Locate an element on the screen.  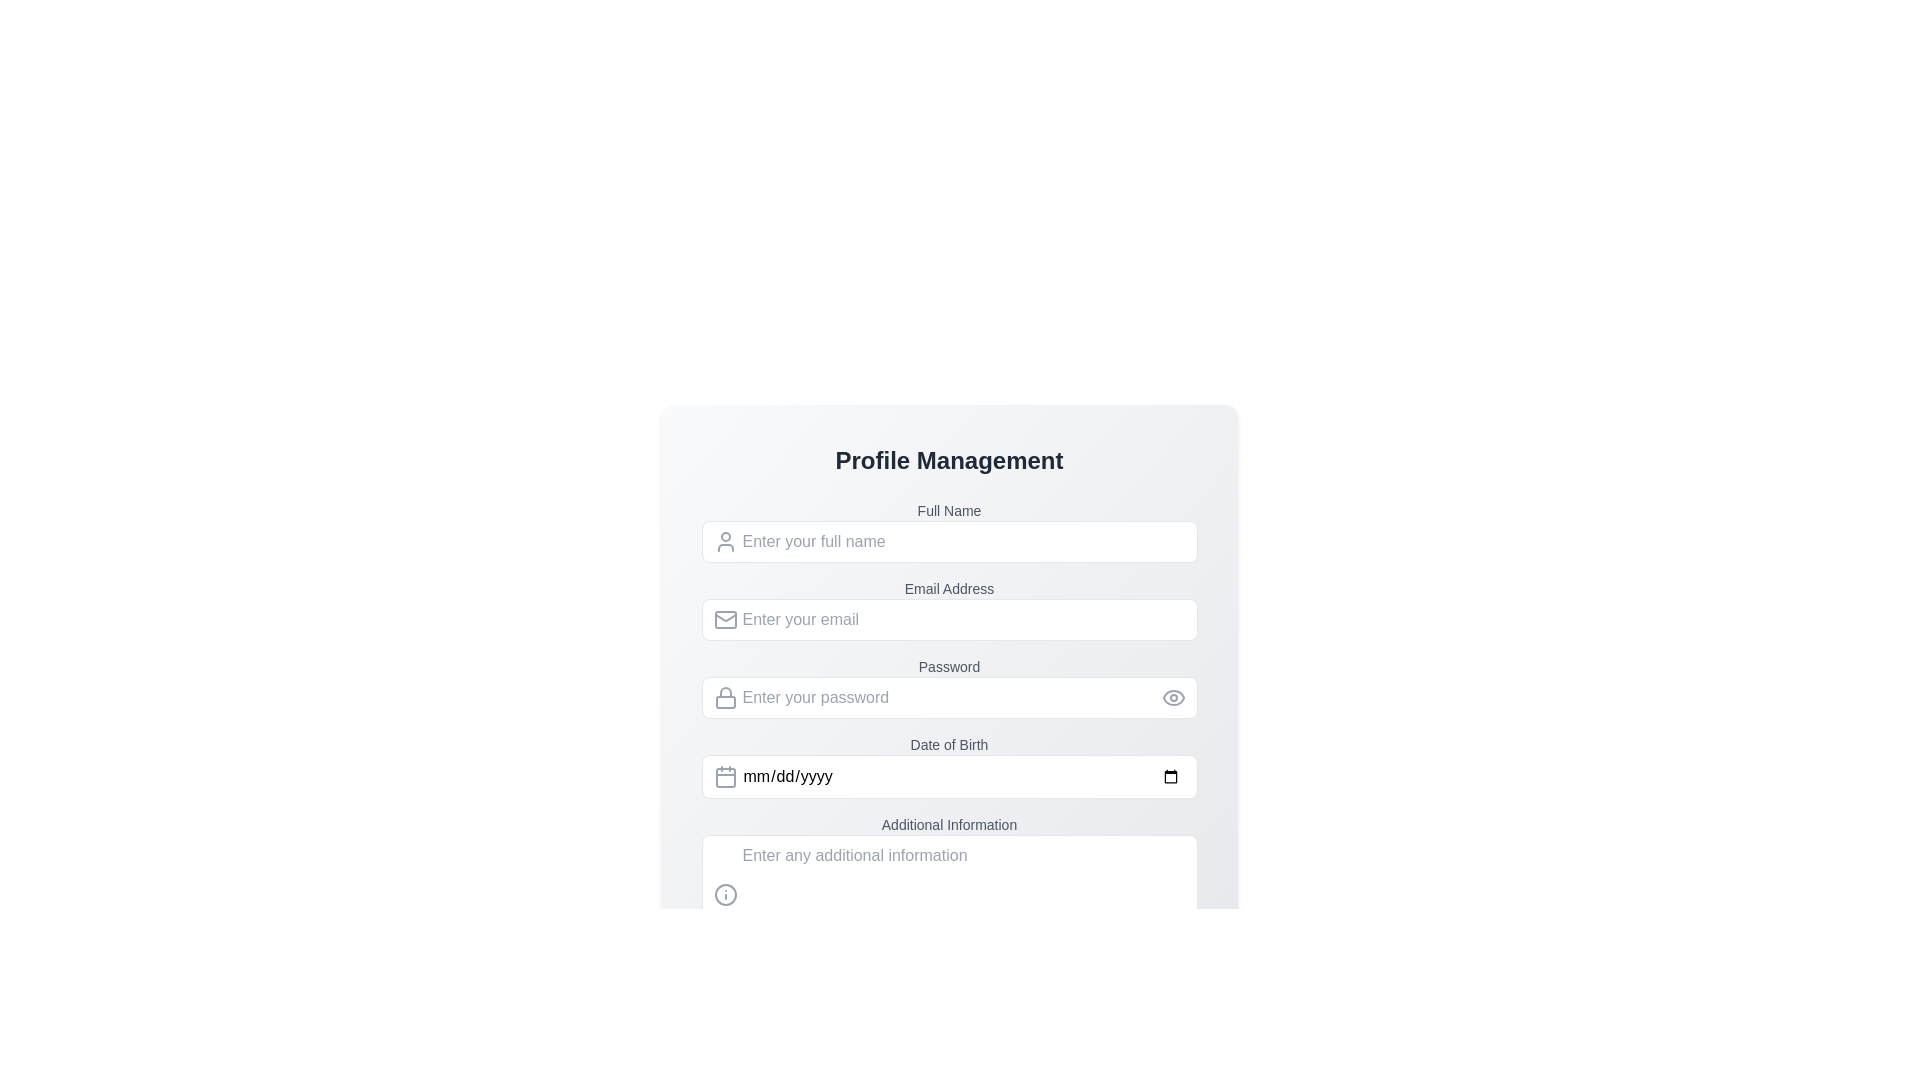
a date using the calendar picker adjacent to the 'Date of Birth' text input field located beneath the 'Password' section is located at coordinates (948, 755).